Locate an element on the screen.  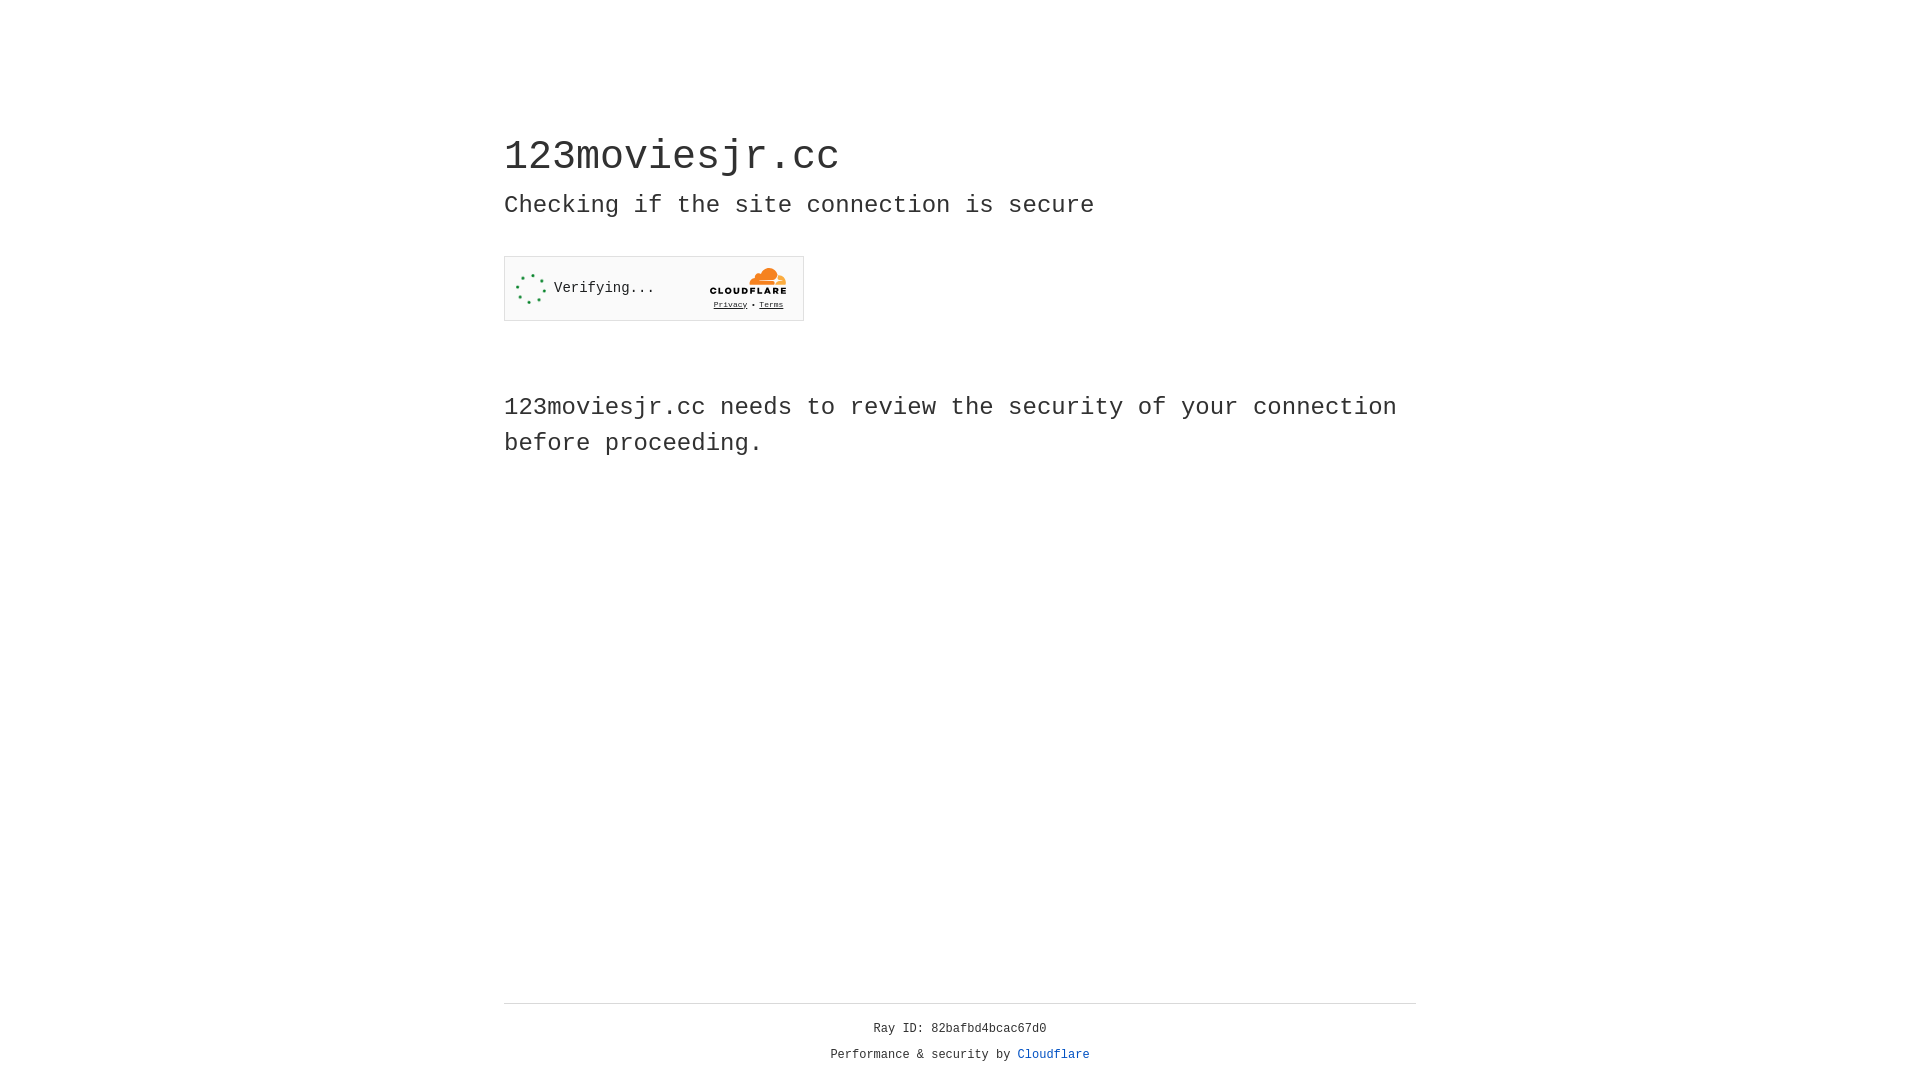
'Cloudflare' is located at coordinates (1017, 1054).